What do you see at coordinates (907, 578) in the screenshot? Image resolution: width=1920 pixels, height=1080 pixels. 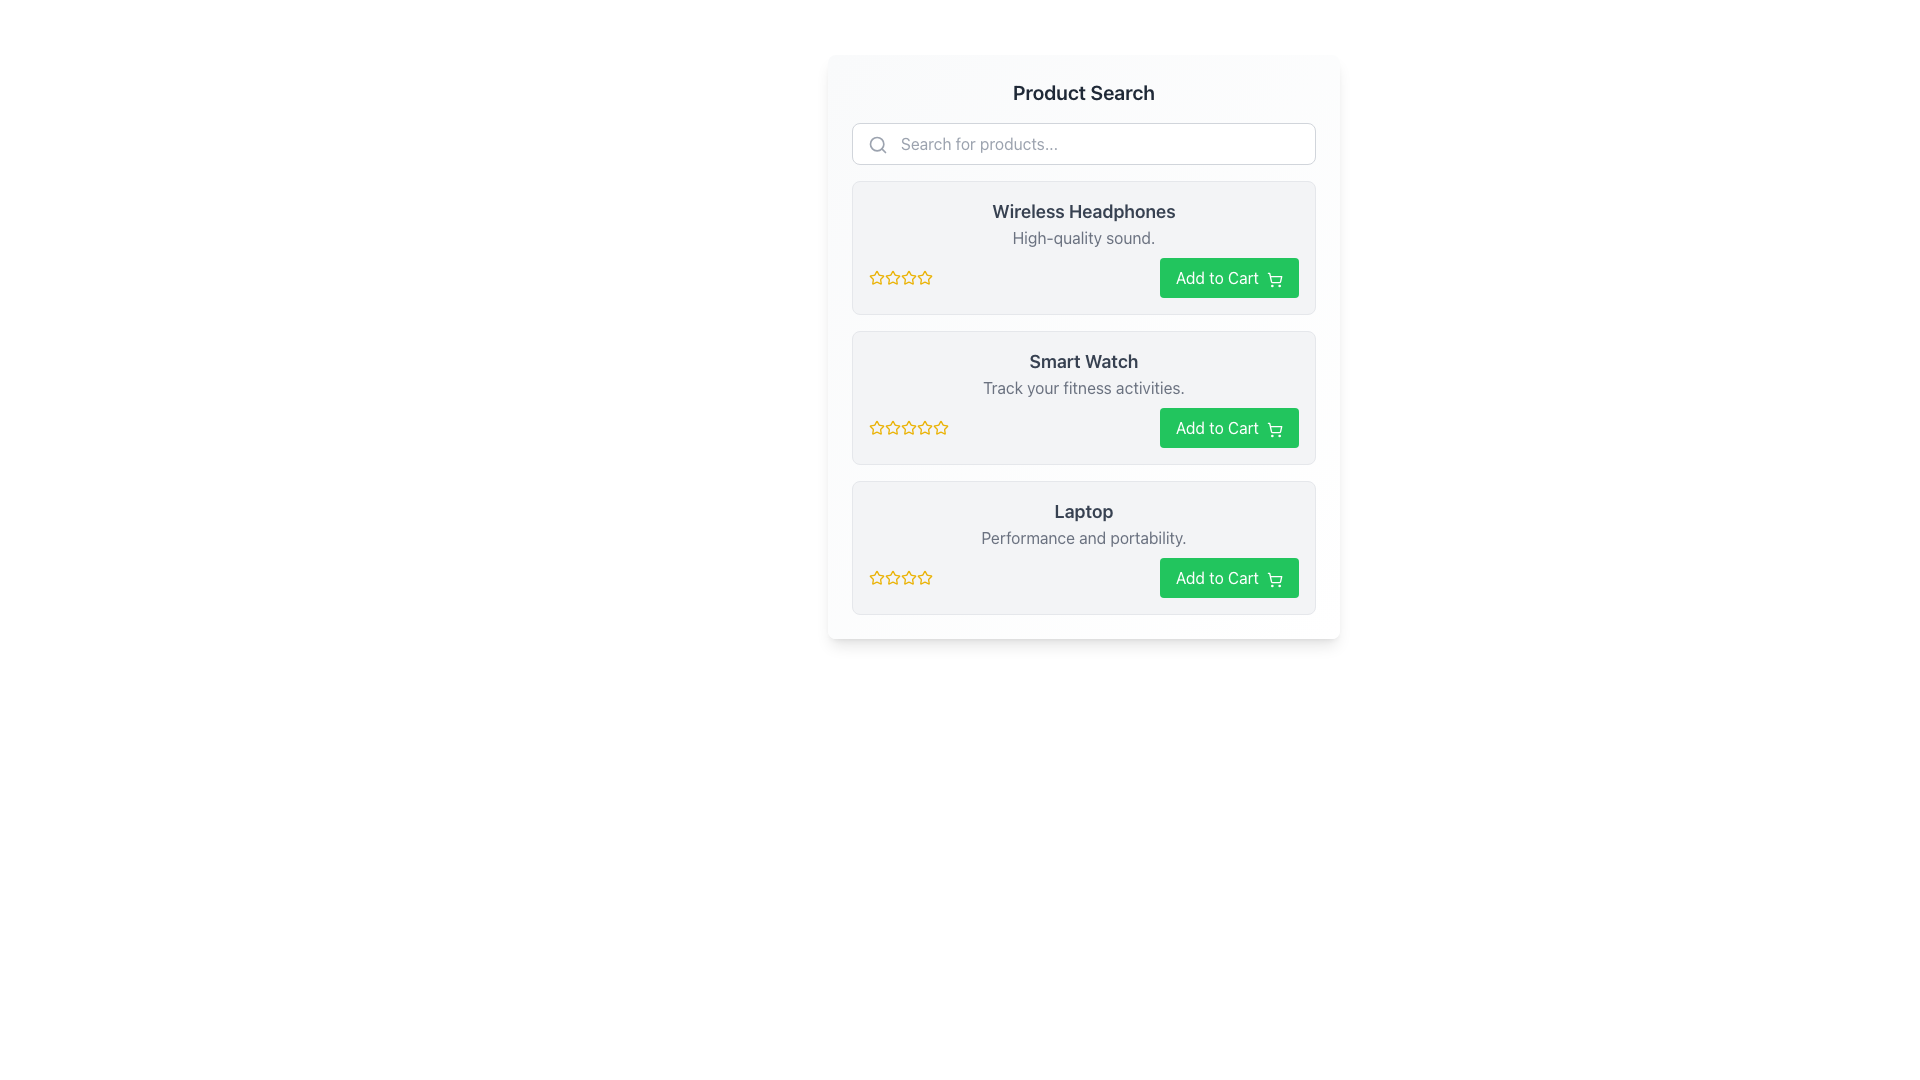 I see `the fifth Rating Star Icon in the Laptop product section` at bounding box center [907, 578].